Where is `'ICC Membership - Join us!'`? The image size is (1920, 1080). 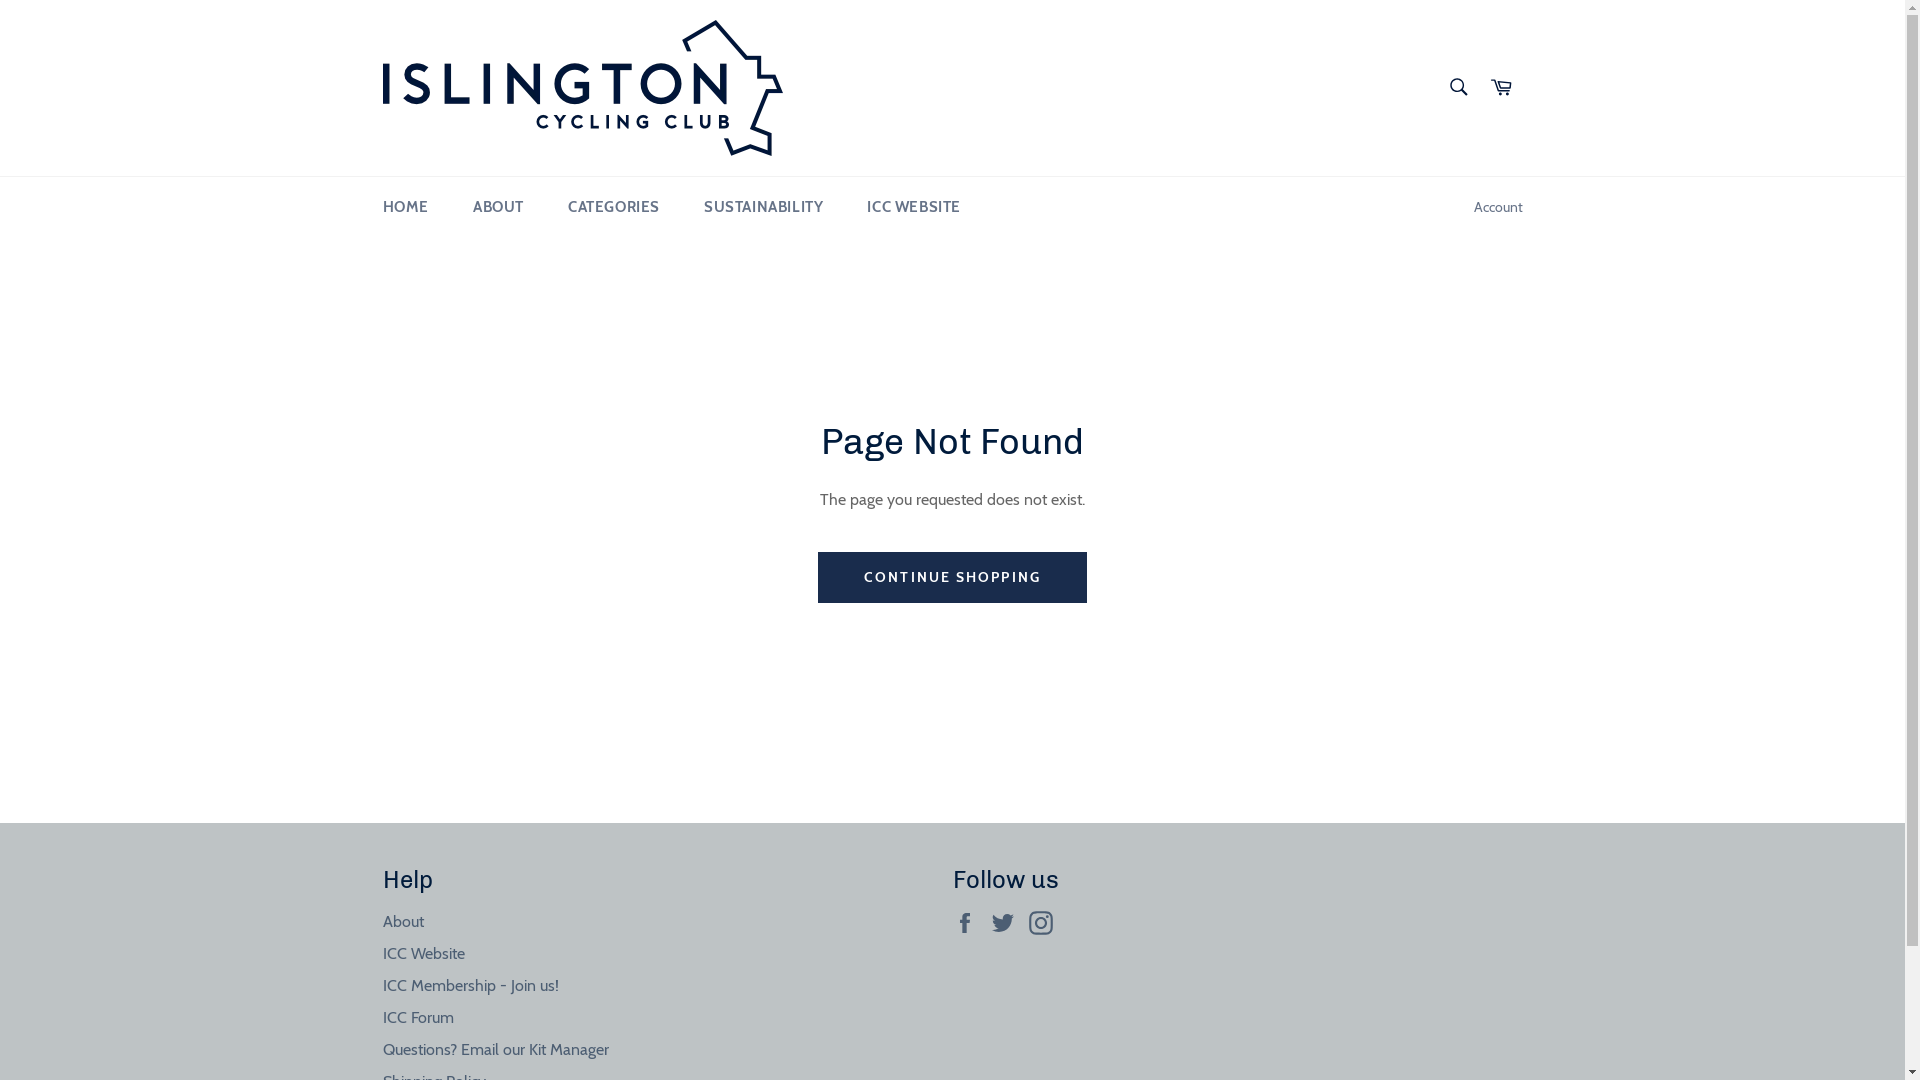 'ICC Membership - Join us!' is located at coordinates (469, 984).